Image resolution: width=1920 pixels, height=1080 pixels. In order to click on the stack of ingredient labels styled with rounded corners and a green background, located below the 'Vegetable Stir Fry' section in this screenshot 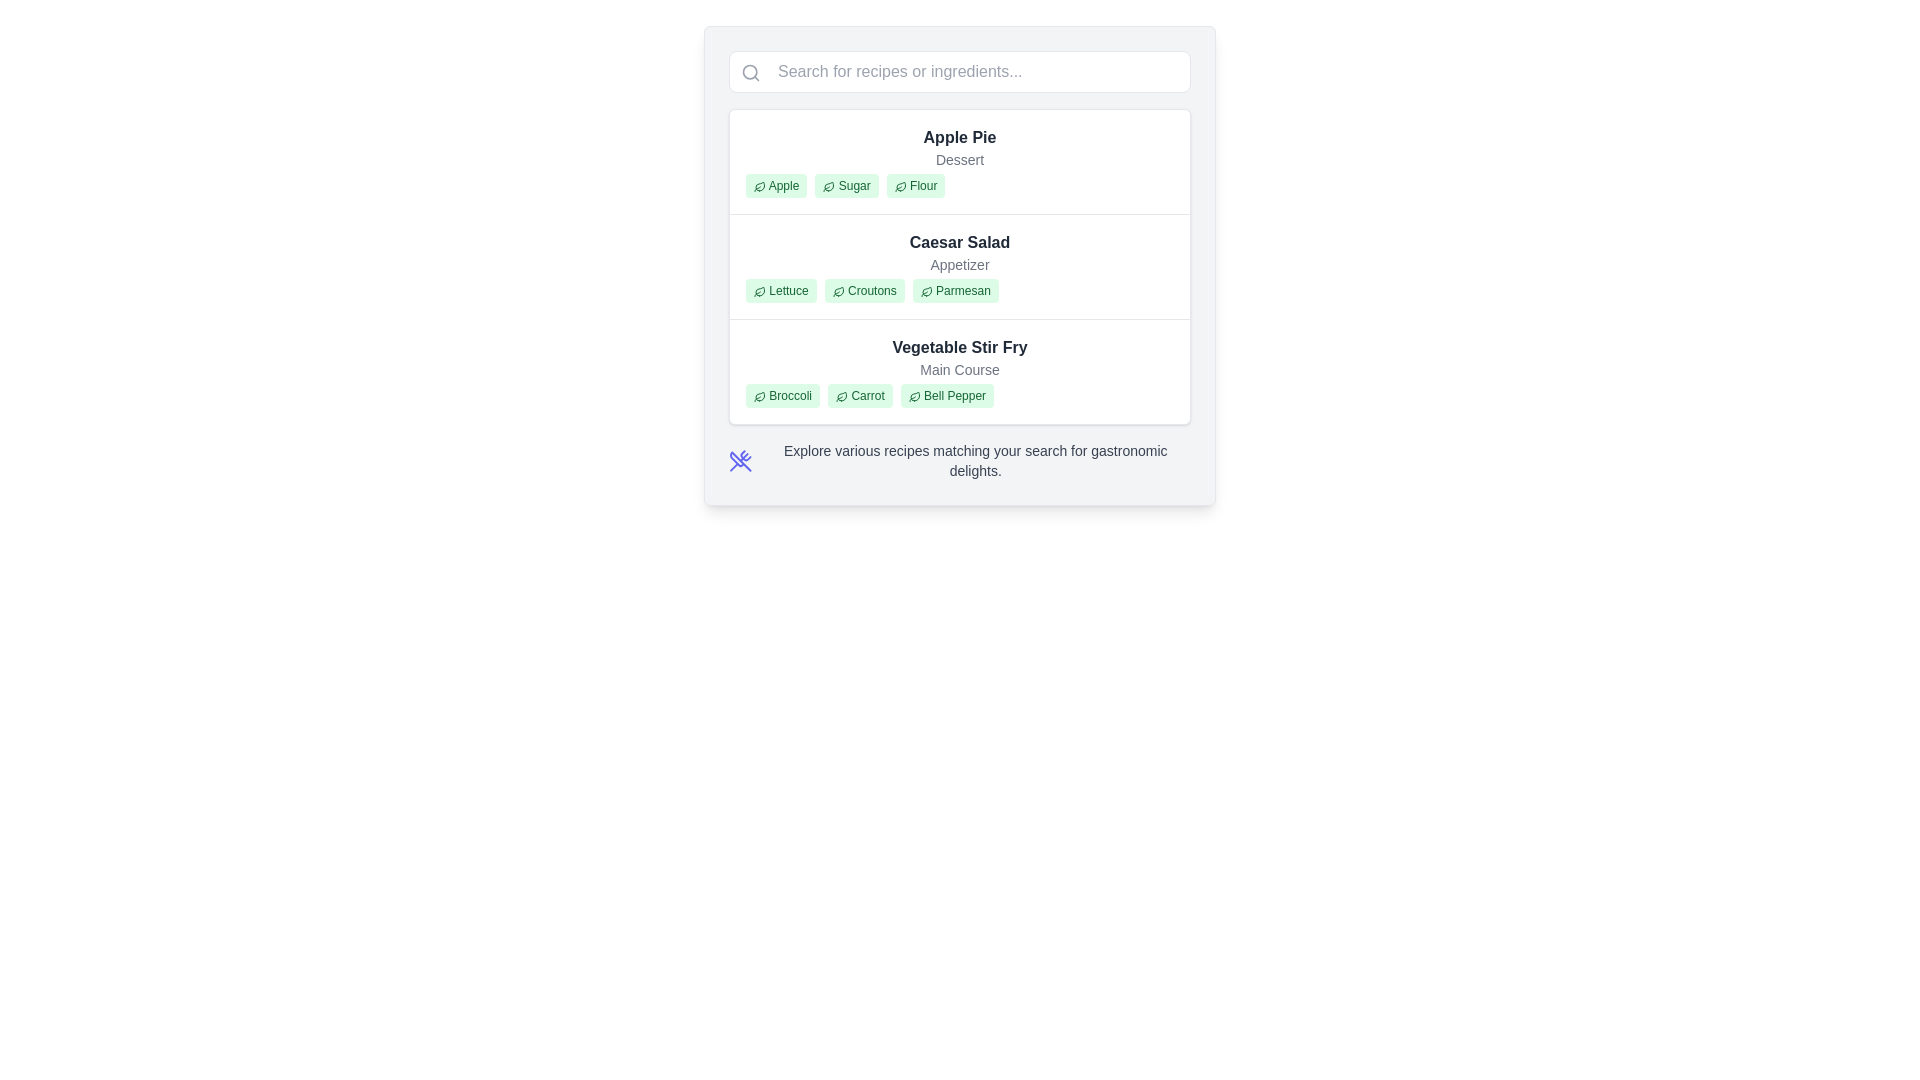, I will do `click(960, 396)`.